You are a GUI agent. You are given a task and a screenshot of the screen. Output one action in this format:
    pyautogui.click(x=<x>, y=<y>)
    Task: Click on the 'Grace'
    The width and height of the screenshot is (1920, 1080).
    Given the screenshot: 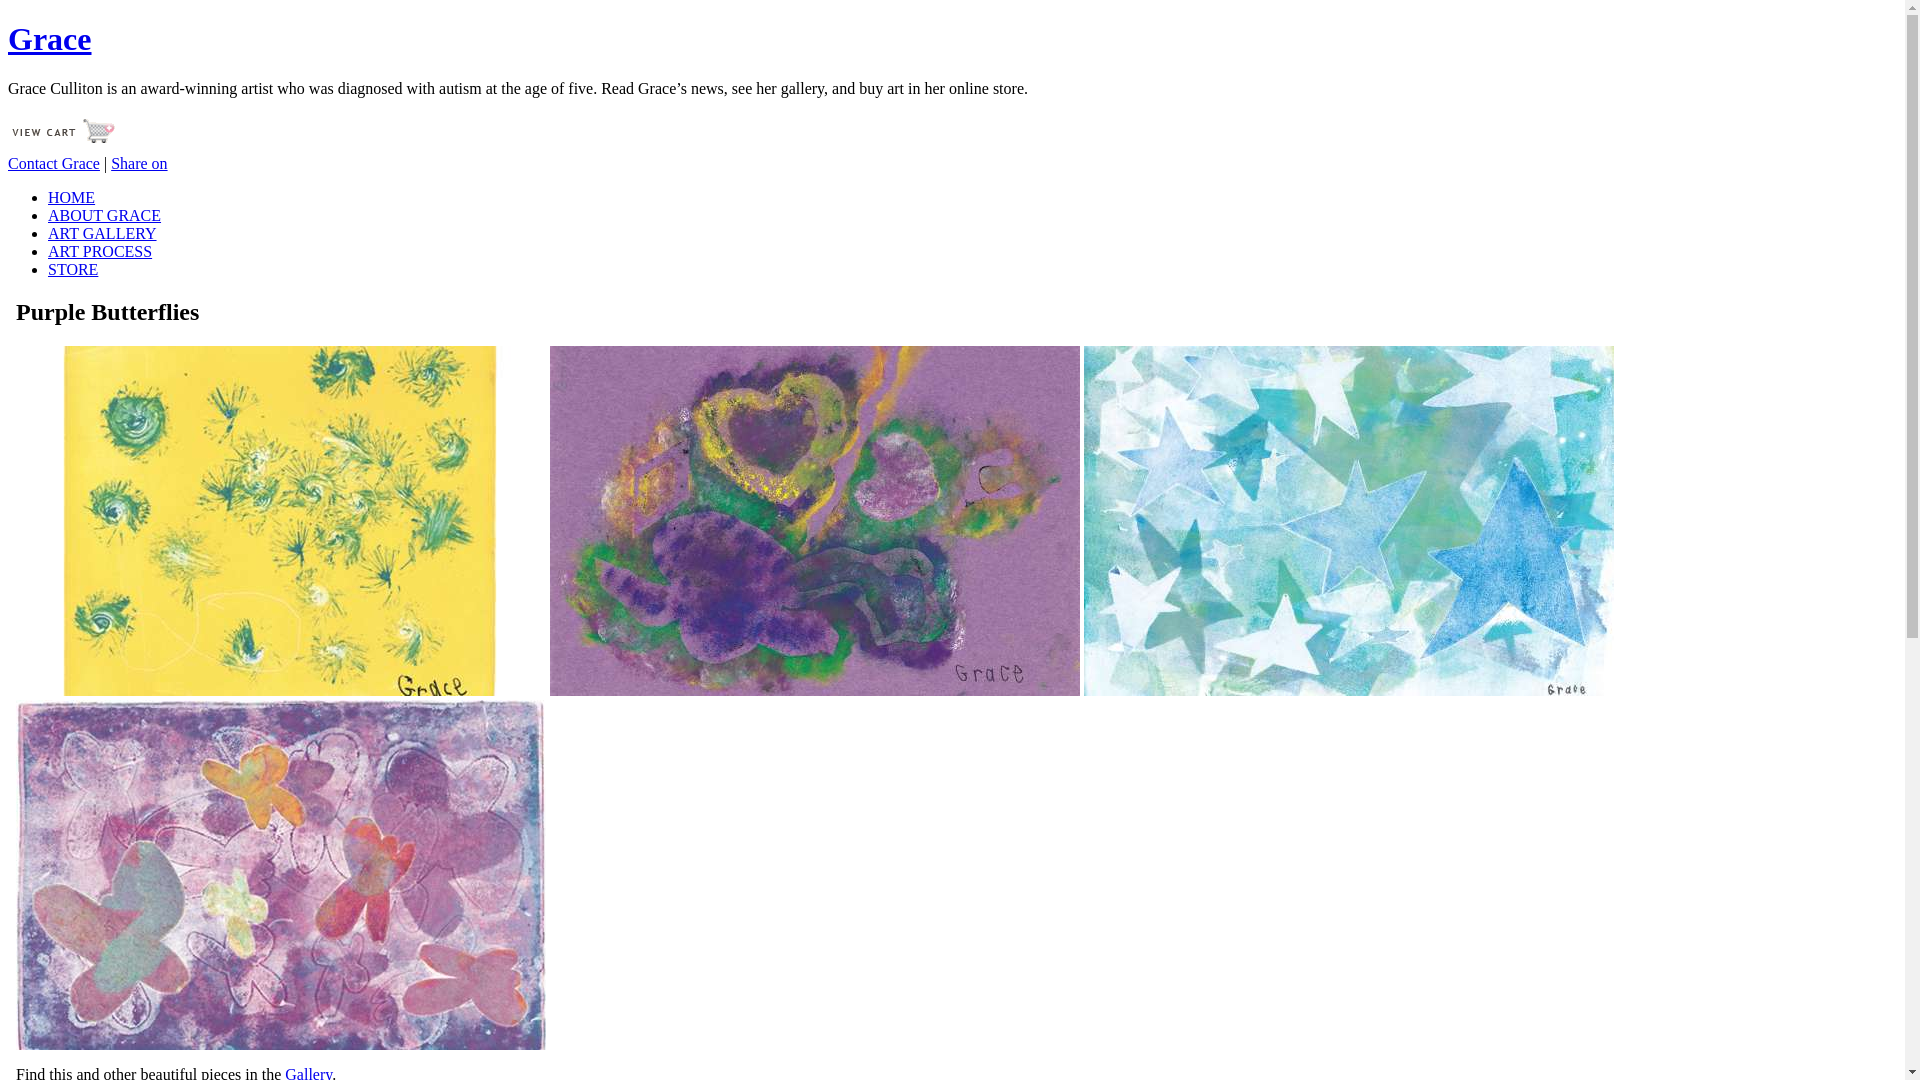 What is the action you would take?
    pyautogui.click(x=49, y=38)
    